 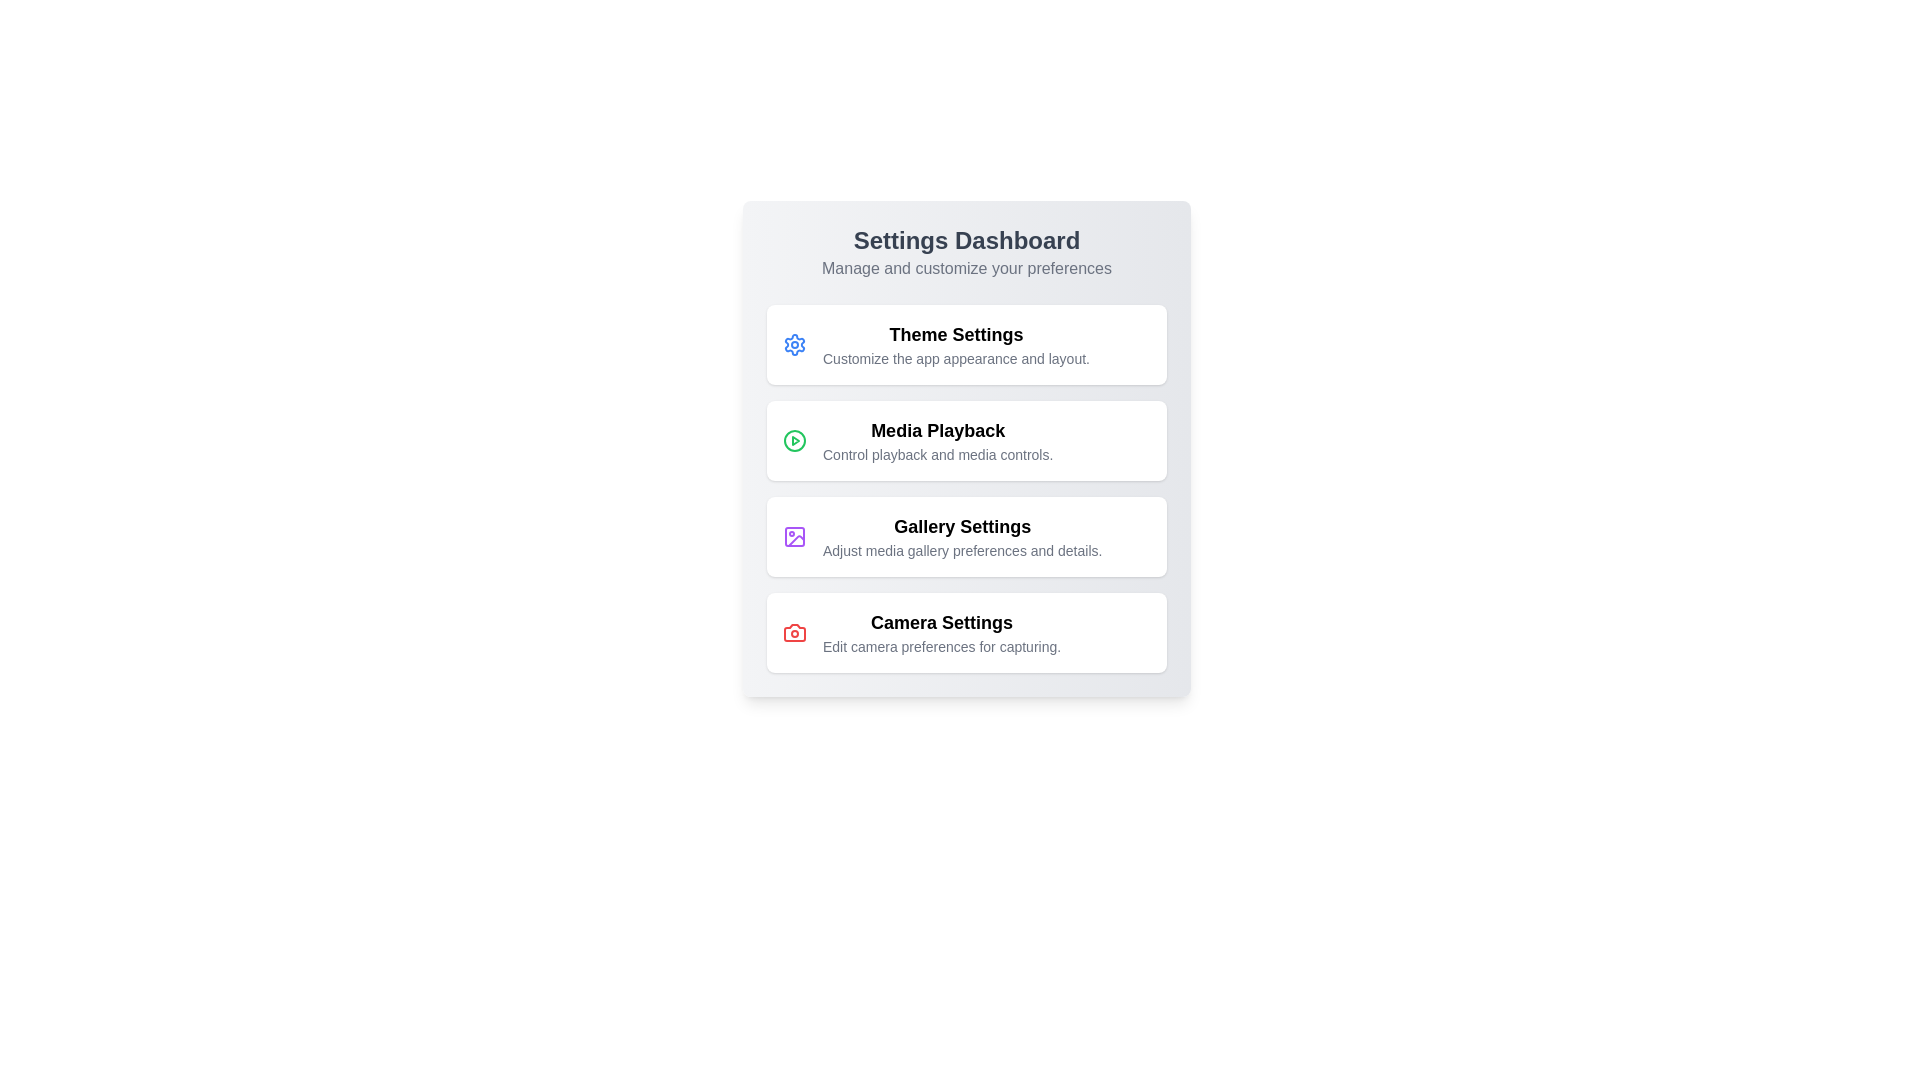 What do you see at coordinates (962, 526) in the screenshot?
I see `the 'Gallery Settings' text label, which is styled as a bold and larger font title within the settings list` at bounding box center [962, 526].